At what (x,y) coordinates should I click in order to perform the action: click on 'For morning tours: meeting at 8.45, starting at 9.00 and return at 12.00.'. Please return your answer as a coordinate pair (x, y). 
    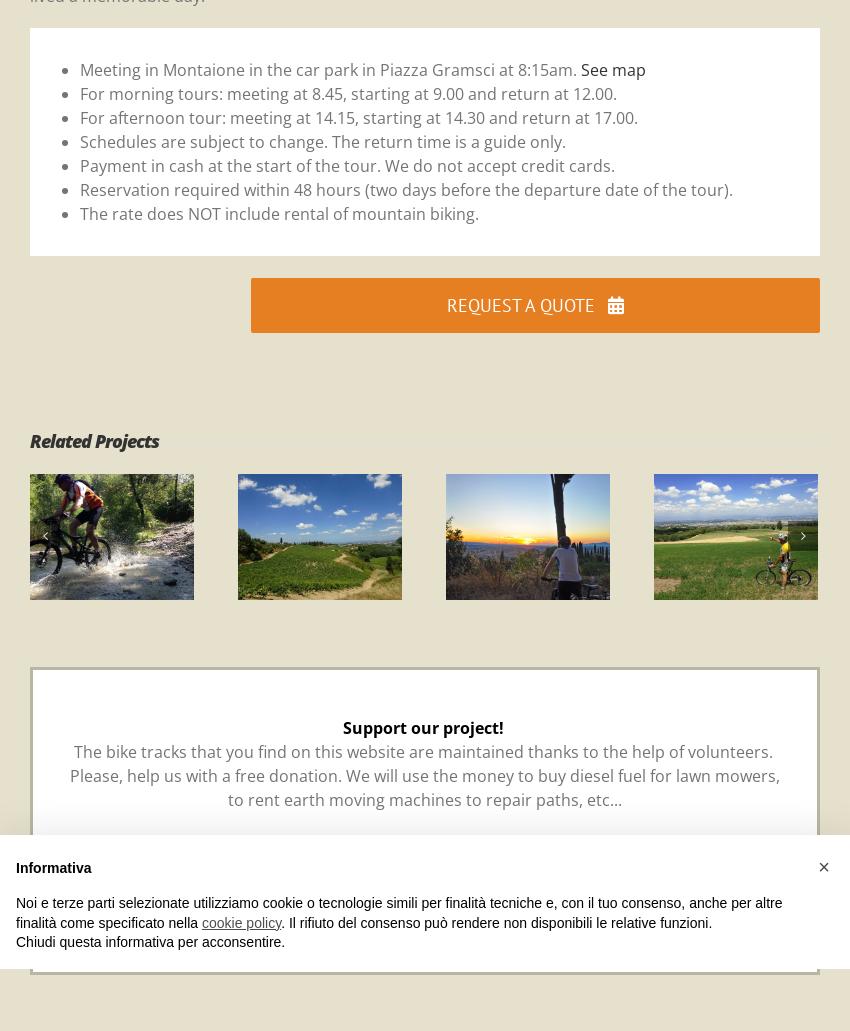
    Looking at the image, I should click on (347, 94).